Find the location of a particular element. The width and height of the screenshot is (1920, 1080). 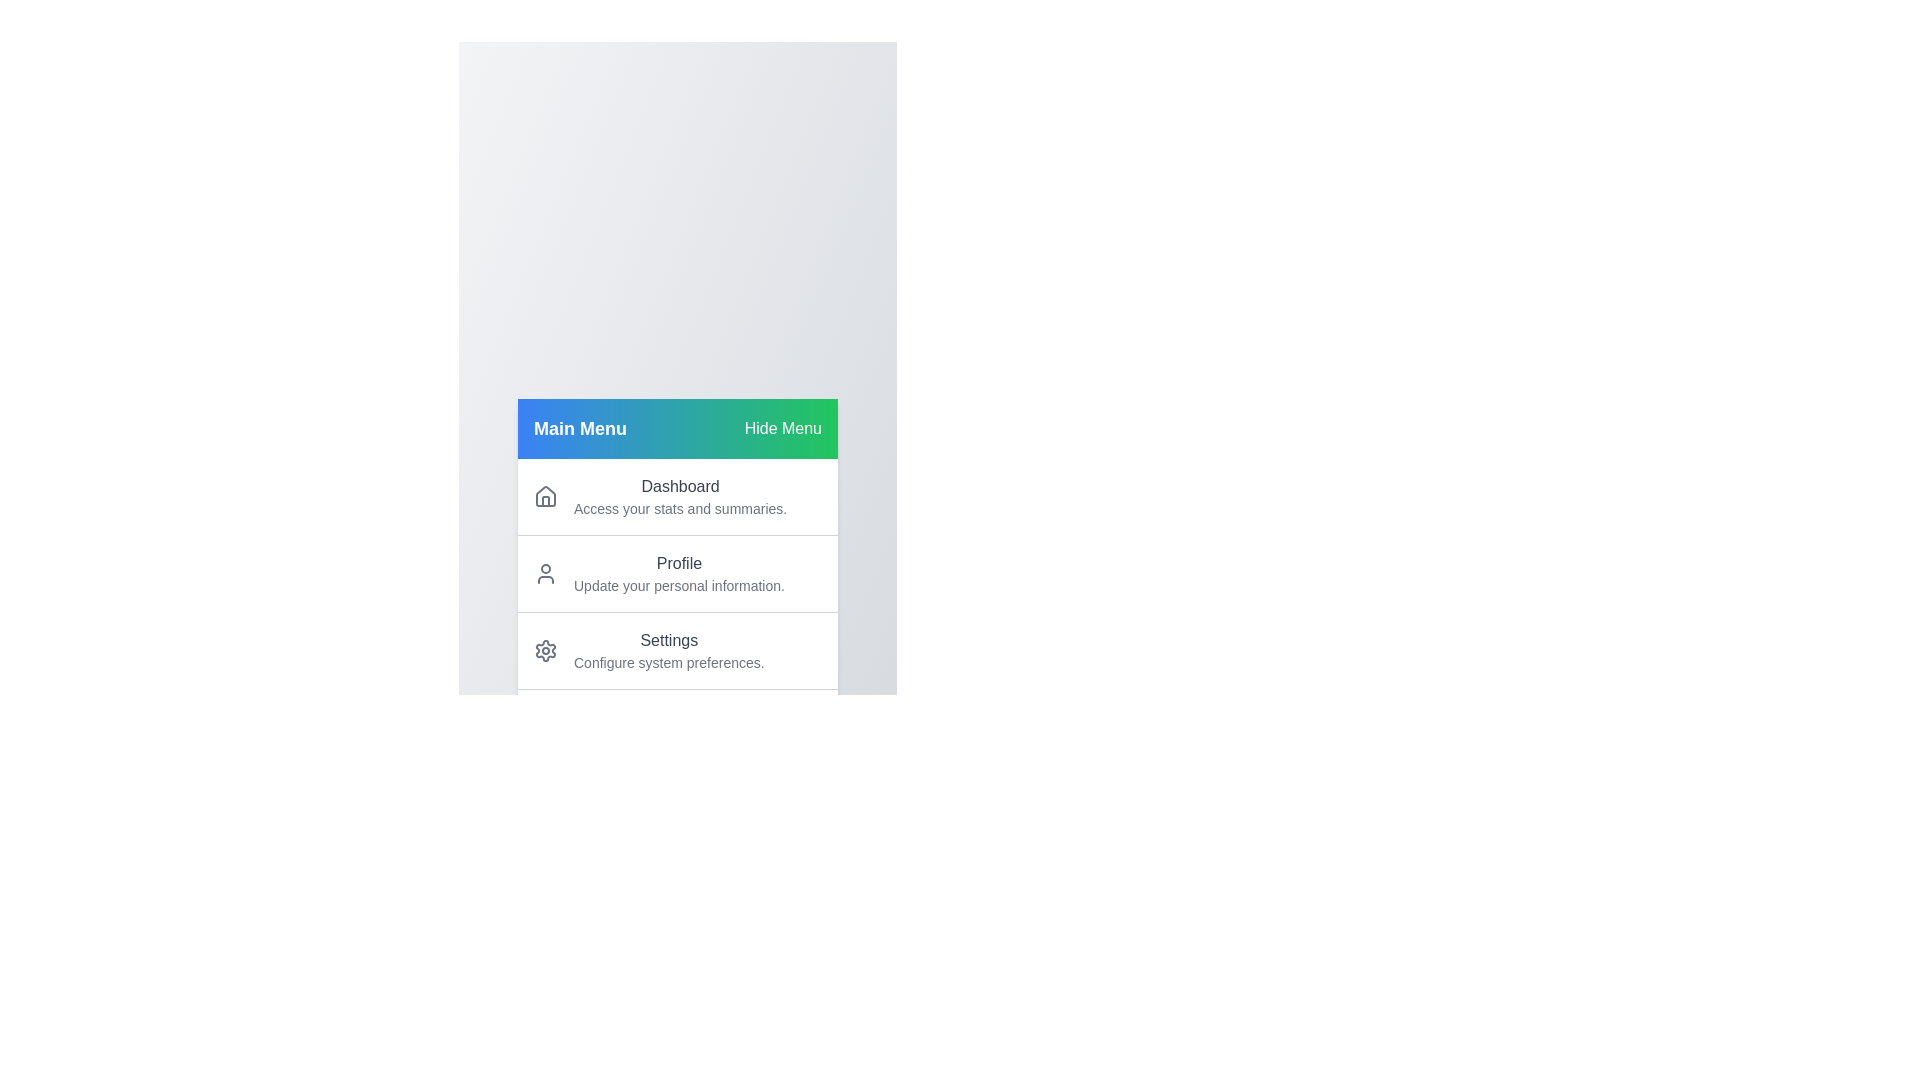

the menu item labeled 'Profile' to observe its hover effect is located at coordinates (677, 573).